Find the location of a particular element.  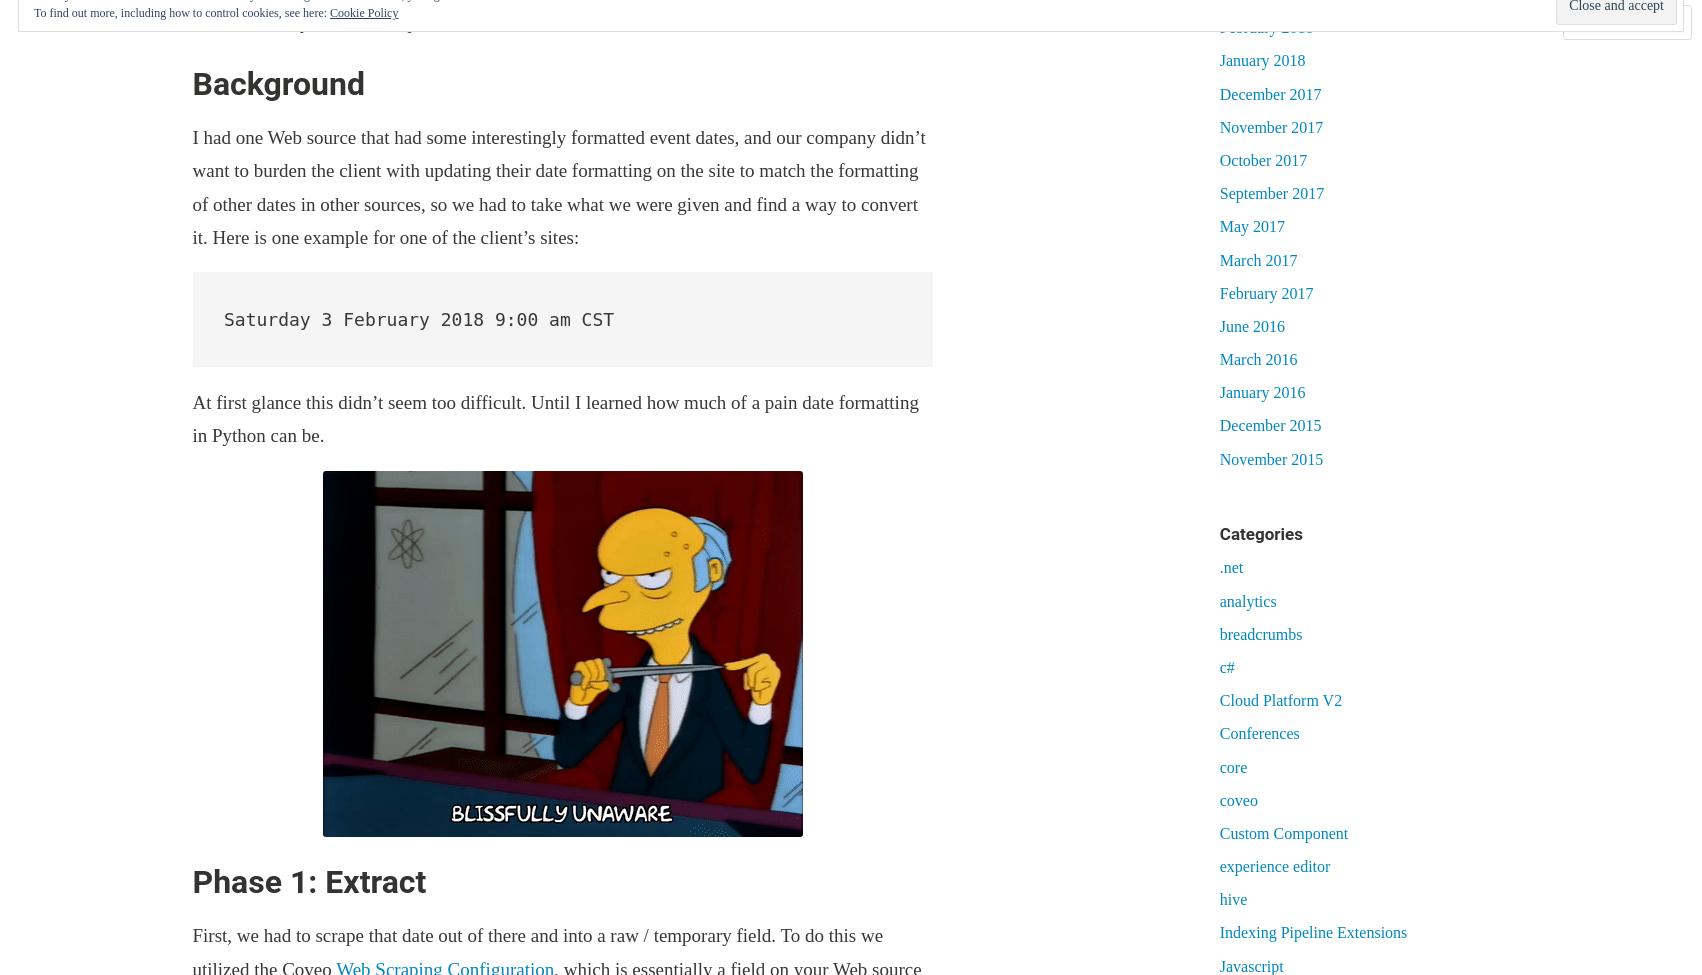

'Saturday 3 February 2018 9:00 am CST' is located at coordinates (222, 317).